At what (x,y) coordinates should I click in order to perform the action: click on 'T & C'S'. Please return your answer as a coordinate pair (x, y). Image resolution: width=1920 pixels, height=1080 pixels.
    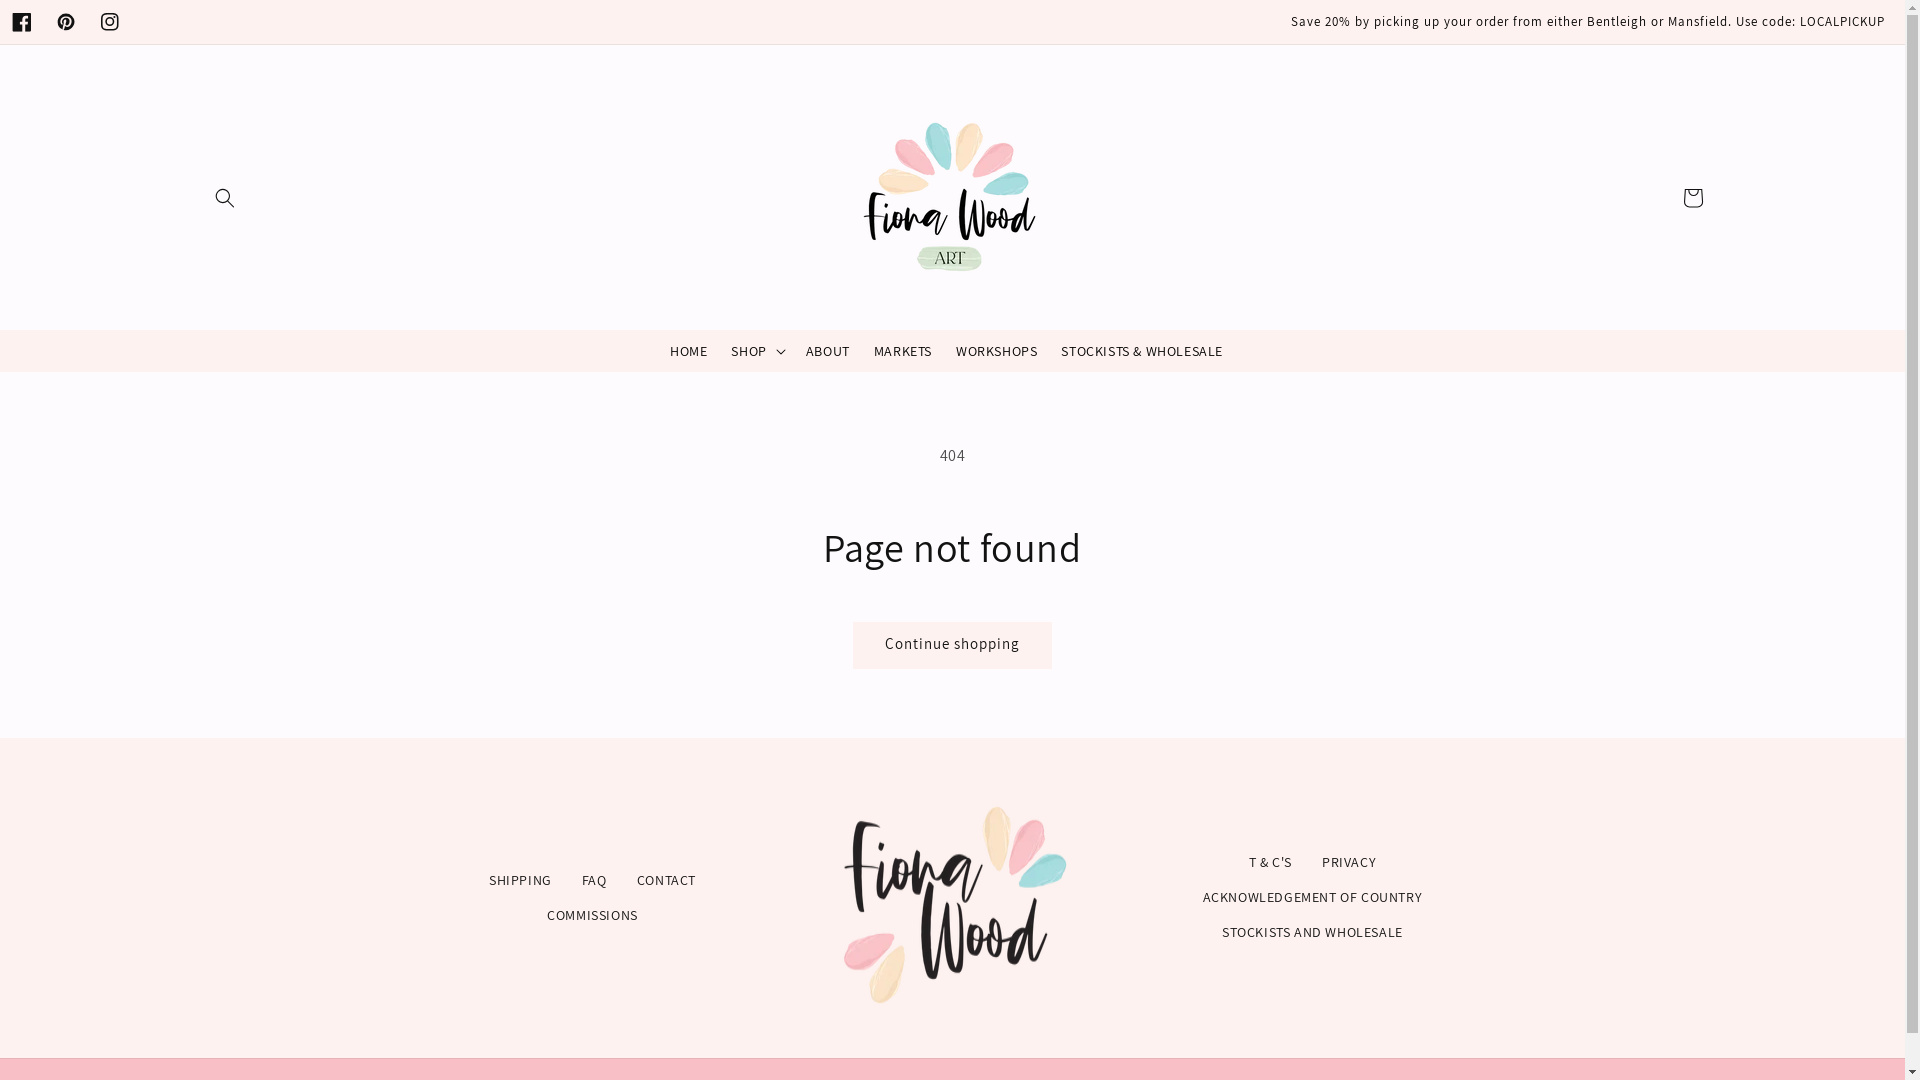
    Looking at the image, I should click on (1269, 861).